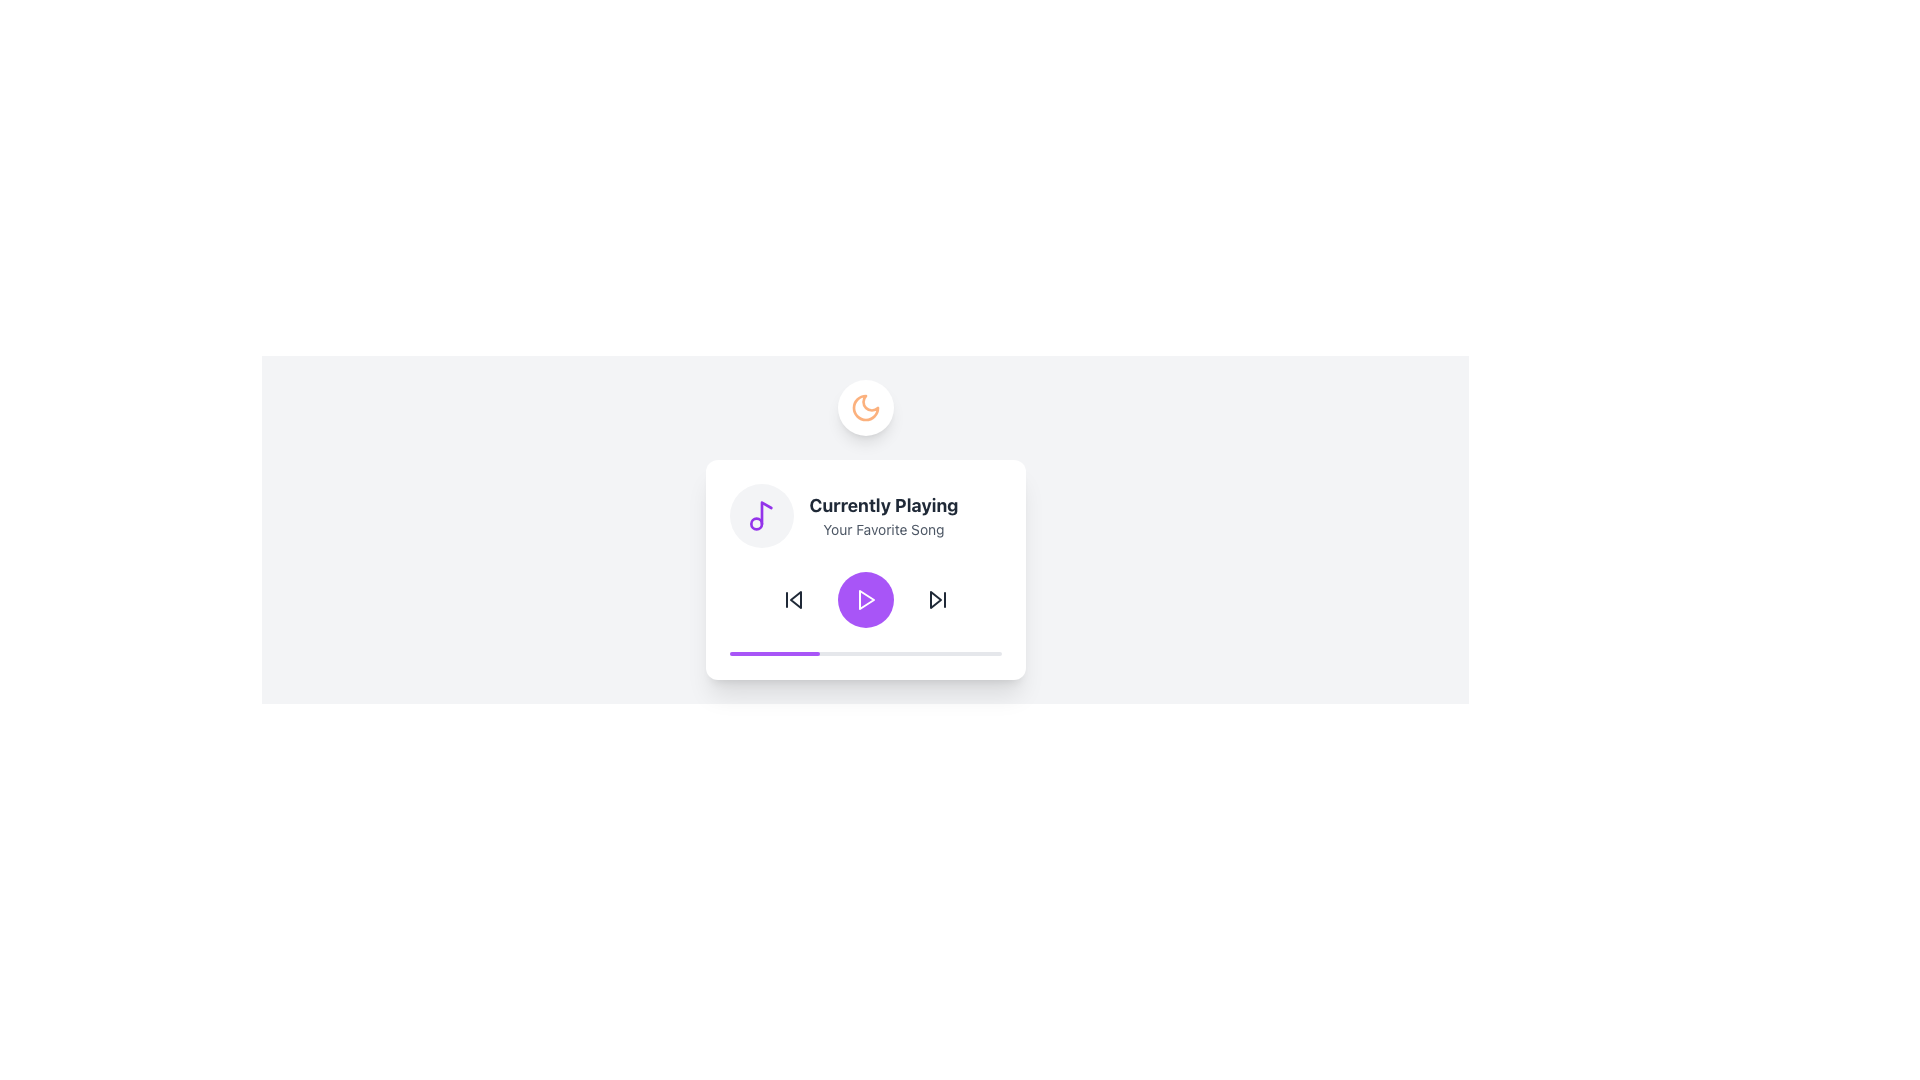 The height and width of the screenshot is (1080, 1920). I want to click on the Skip-backward button, which is a small icon resembling a backward arrow within a circular button, located in the bottom section of the music control card, so click(792, 599).